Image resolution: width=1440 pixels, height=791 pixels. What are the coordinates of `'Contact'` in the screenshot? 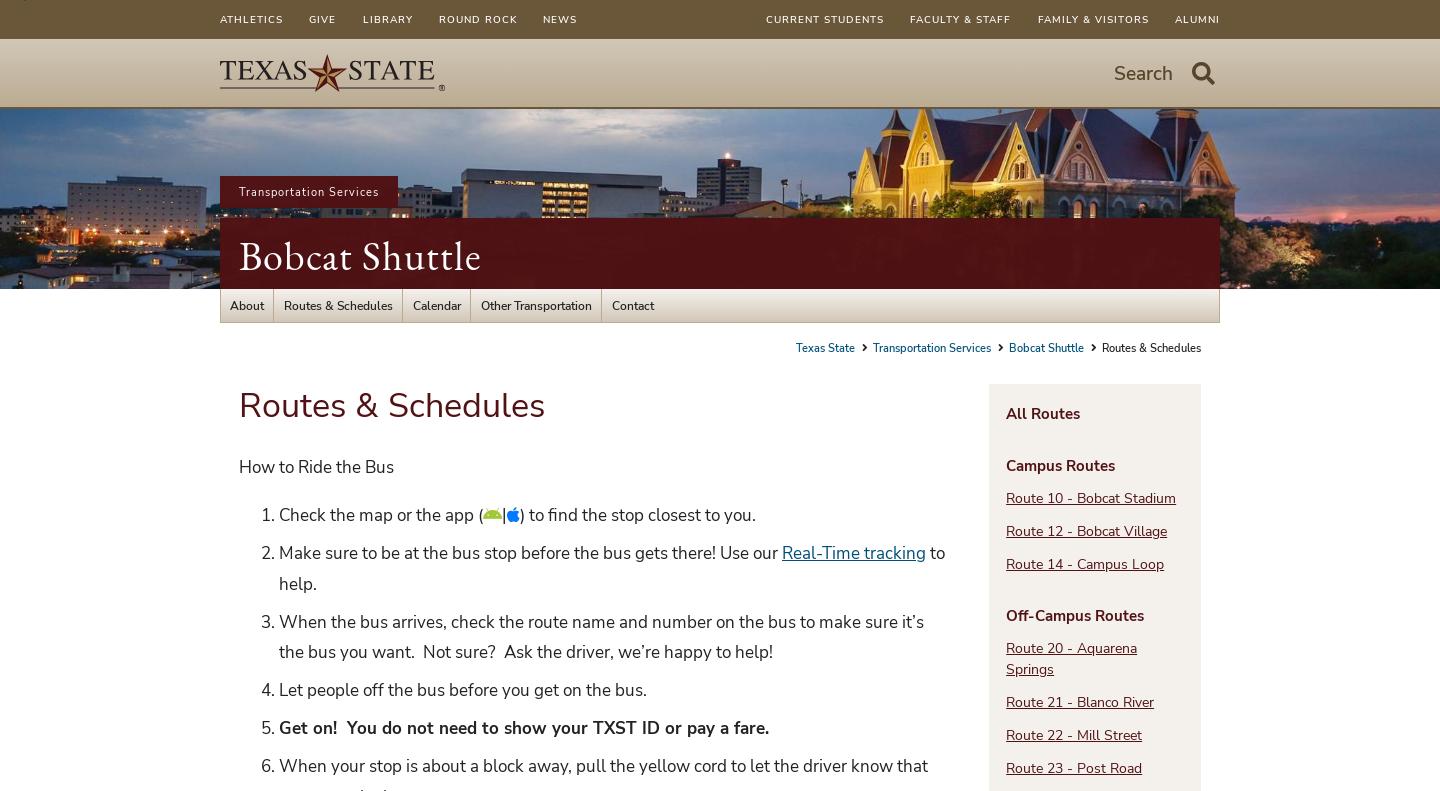 It's located at (609, 304).